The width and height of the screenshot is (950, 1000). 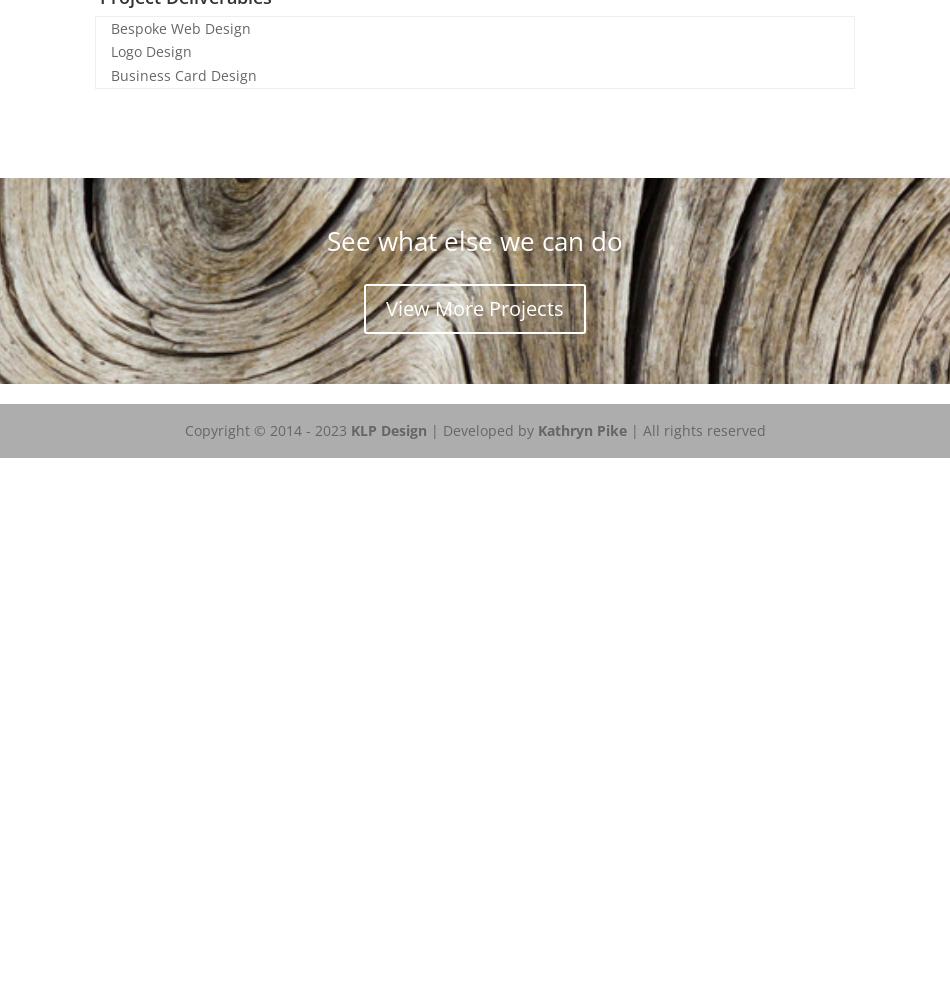 I want to click on 'Bespoke Web Design', so click(x=180, y=27).